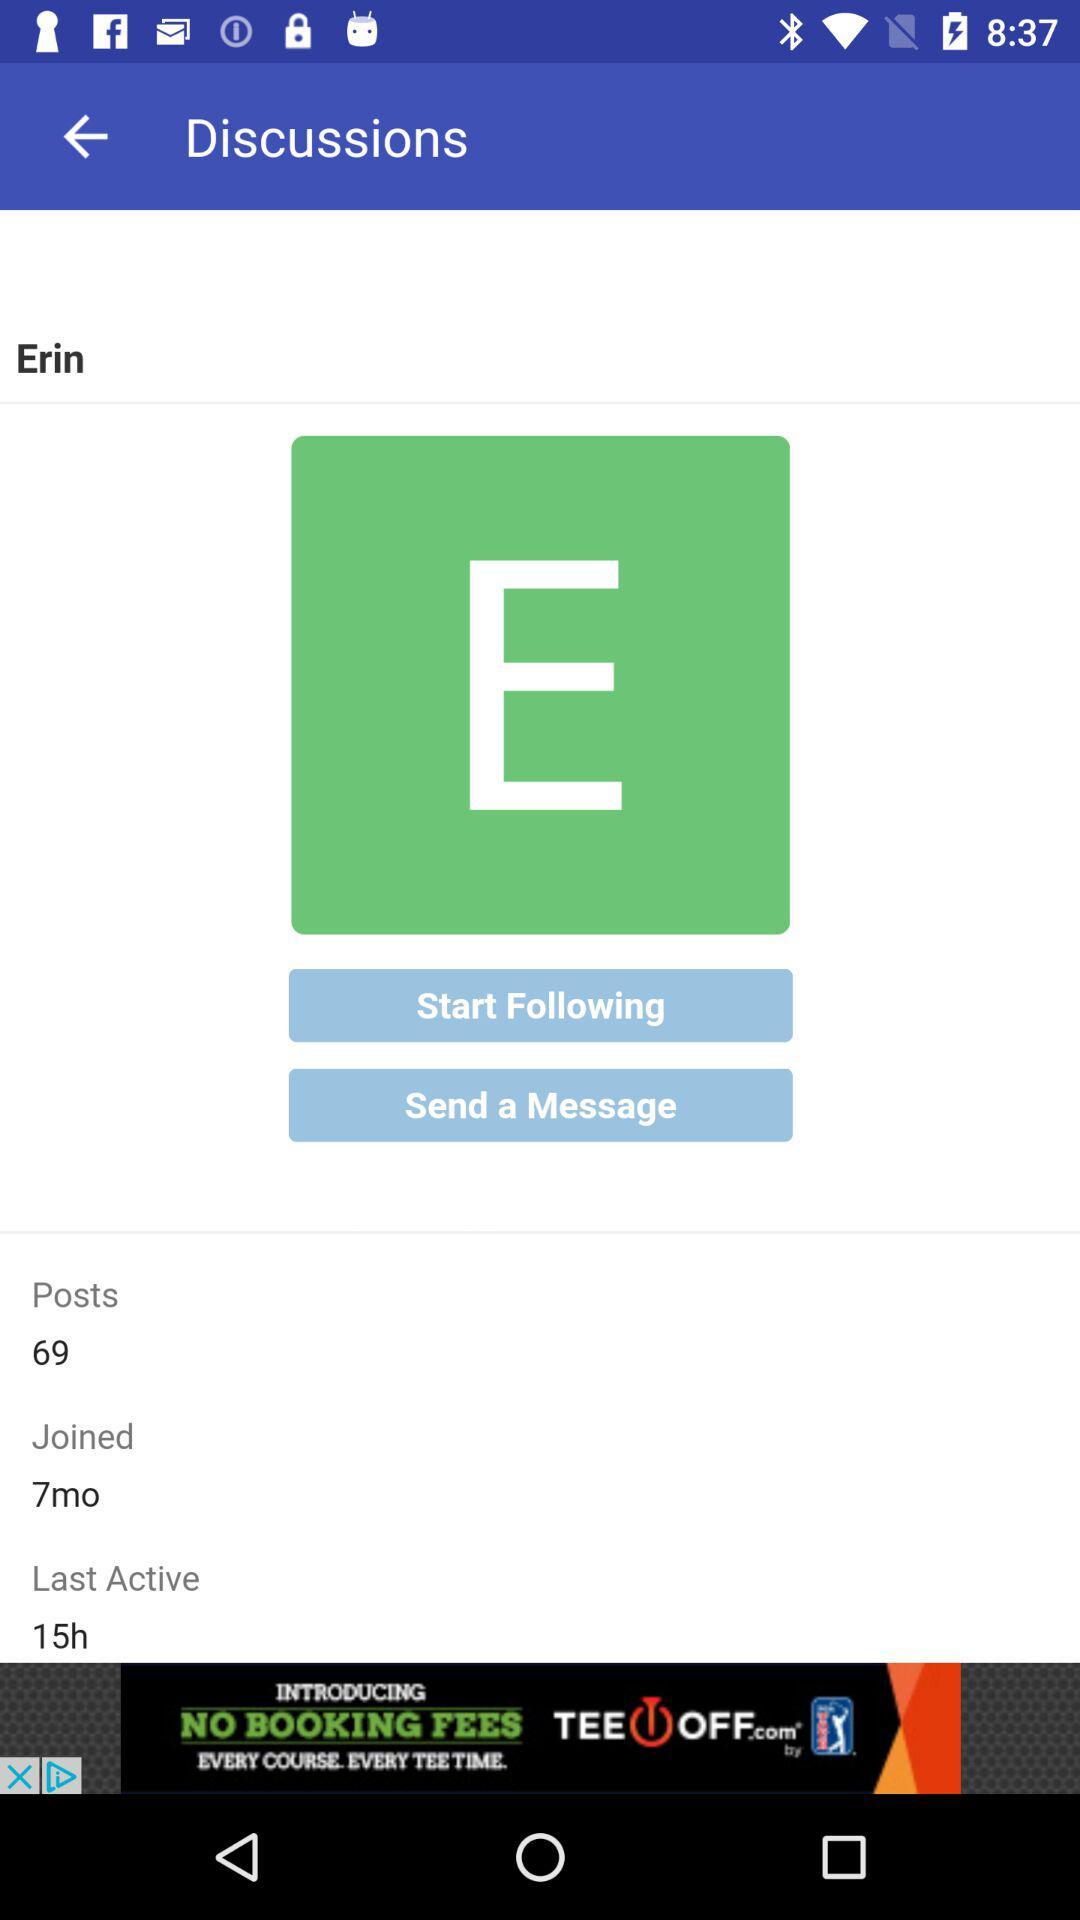  What do you see at coordinates (540, 1727) in the screenshot?
I see `view add` at bounding box center [540, 1727].